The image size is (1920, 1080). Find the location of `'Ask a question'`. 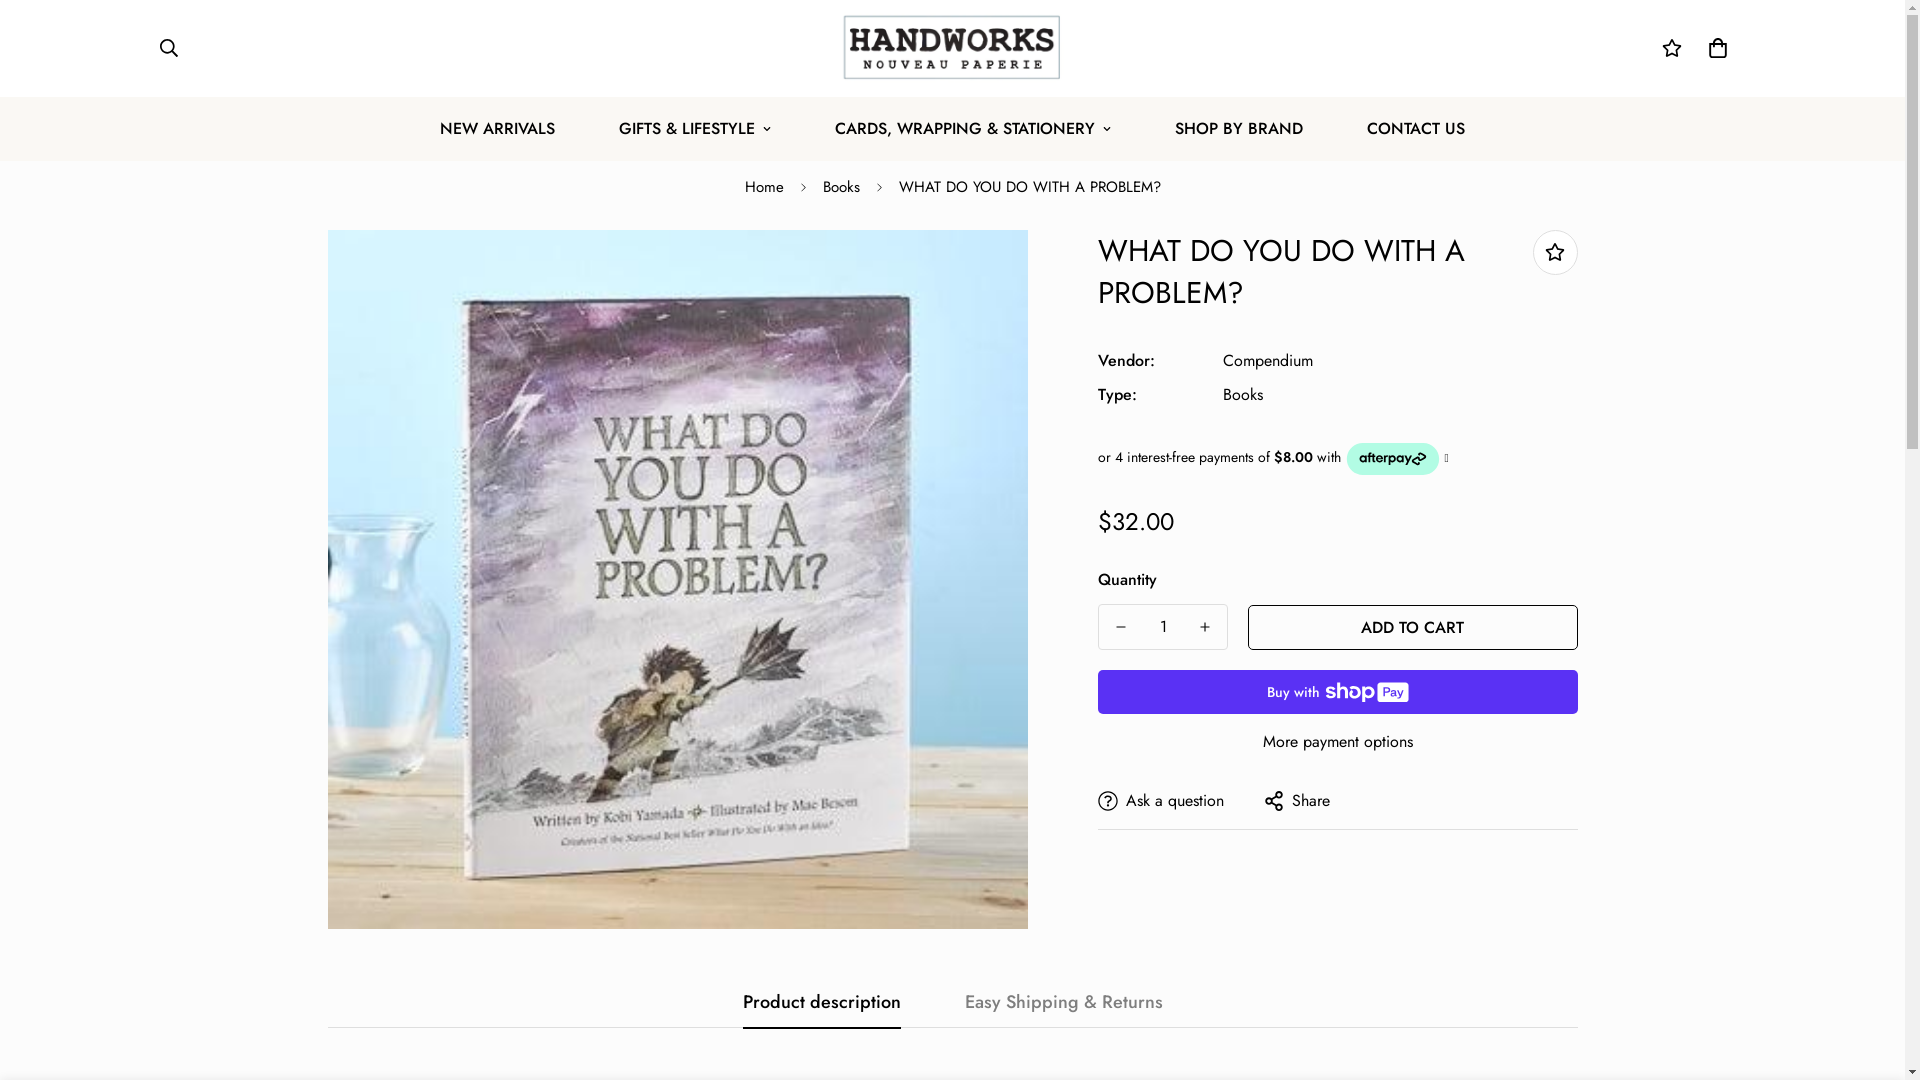

'Ask a question' is located at coordinates (1097, 798).